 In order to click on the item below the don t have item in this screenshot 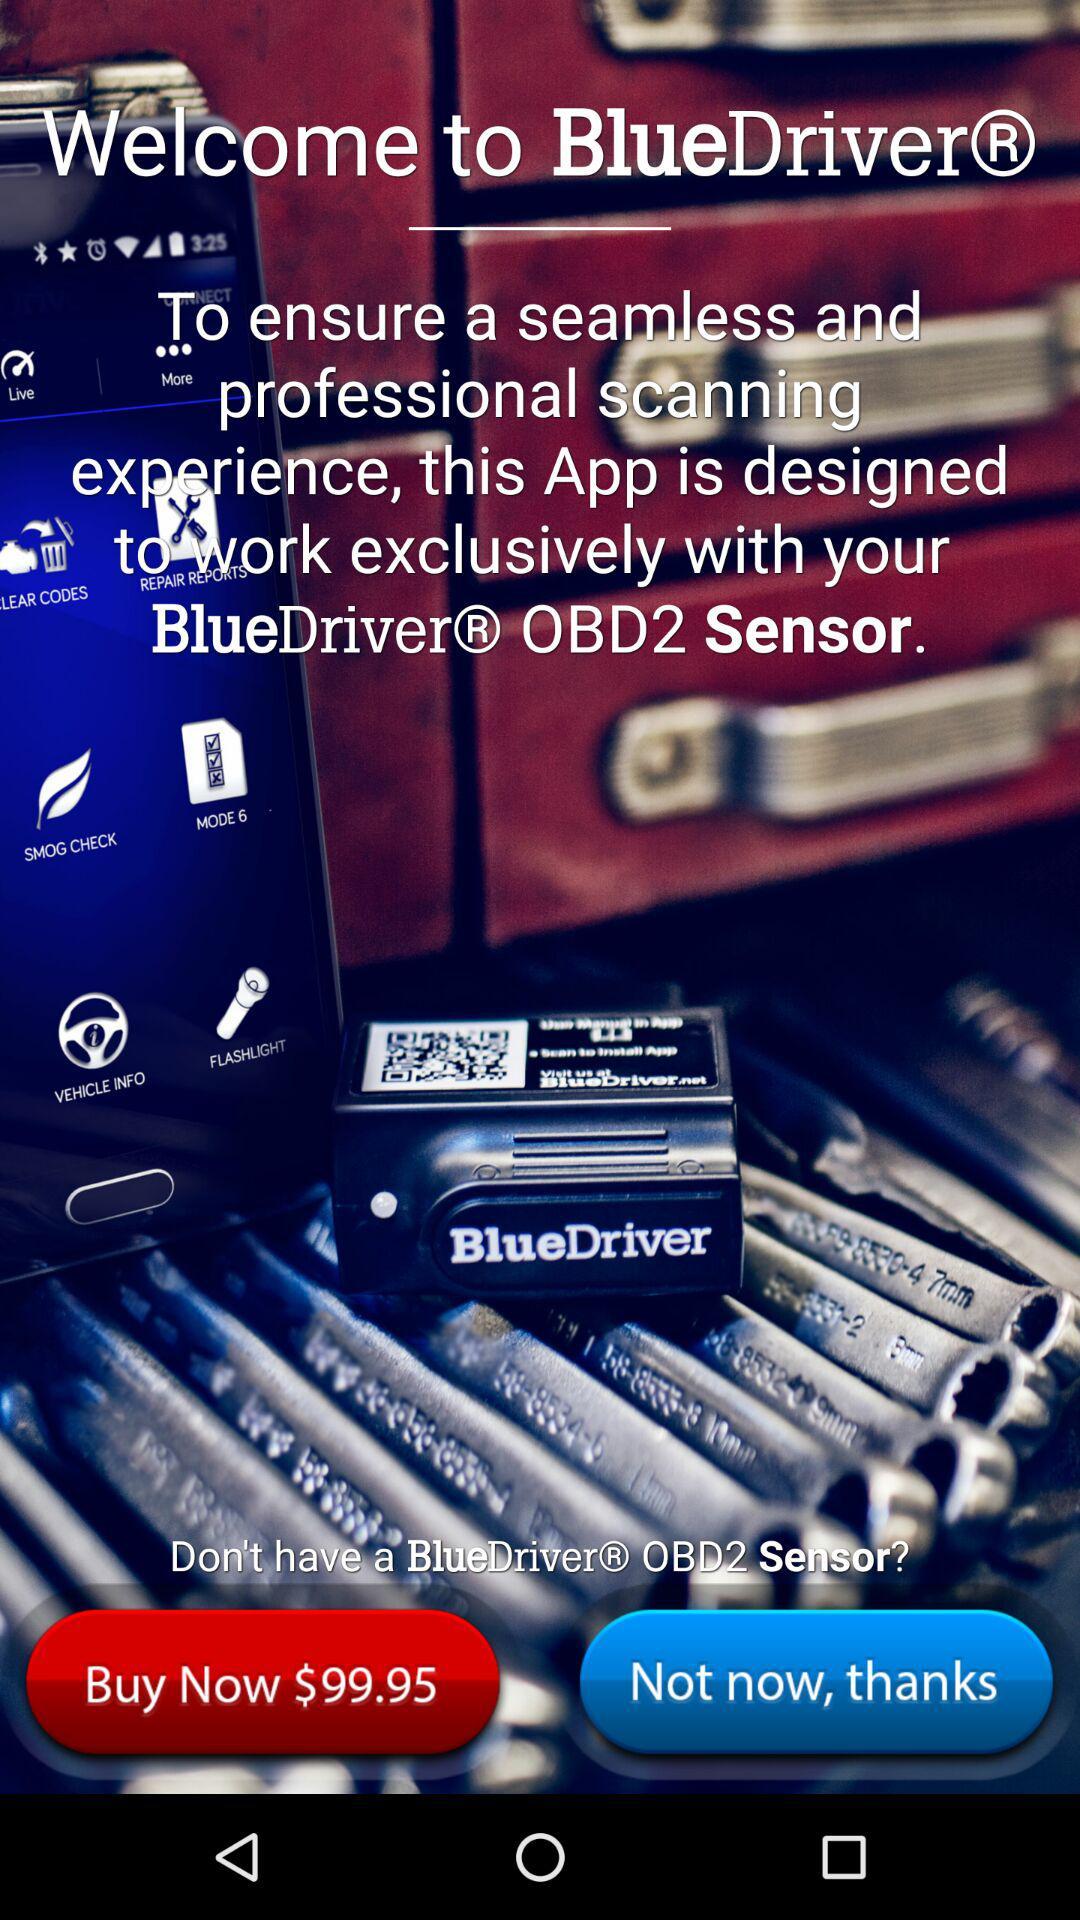, I will do `click(262, 1680)`.